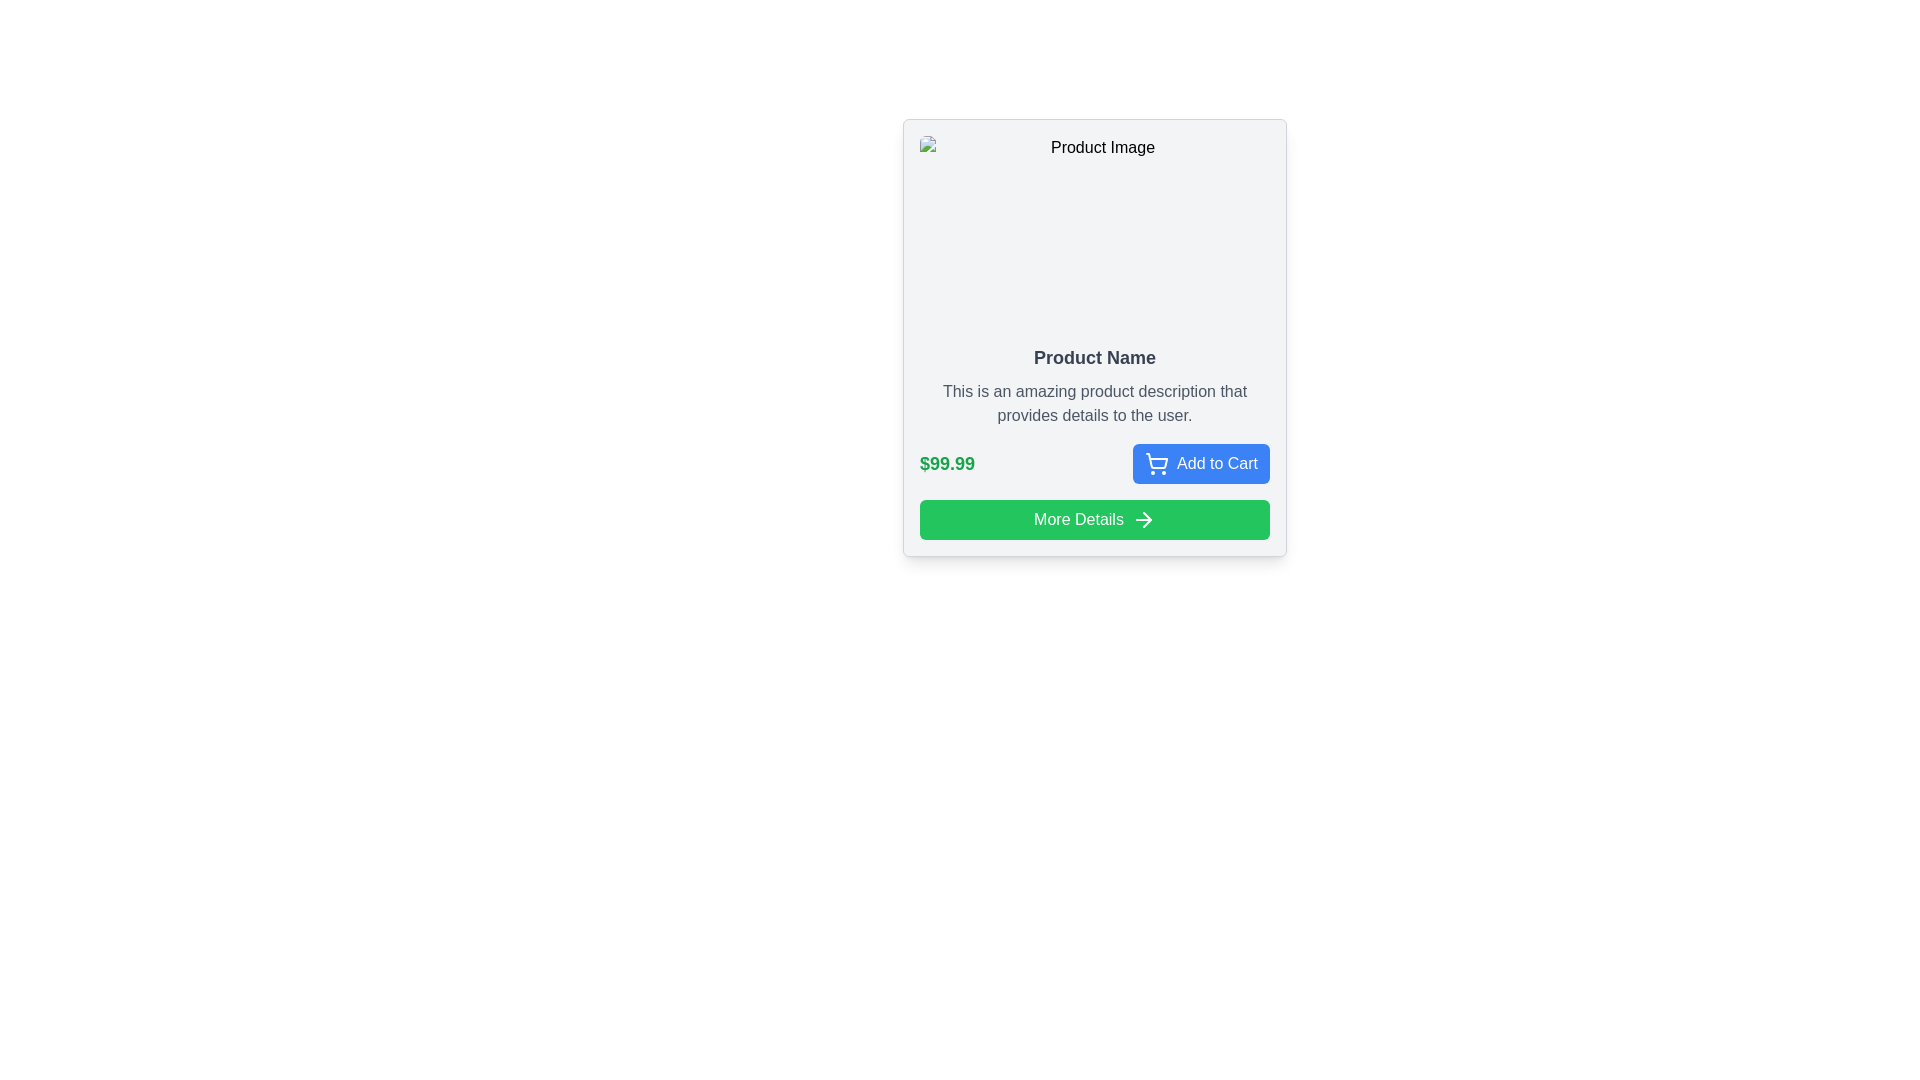  Describe the element at coordinates (1093, 357) in the screenshot. I see `the Header text element located in the product card layout, positioned between the Product Image and product description, centered horizontally` at that location.